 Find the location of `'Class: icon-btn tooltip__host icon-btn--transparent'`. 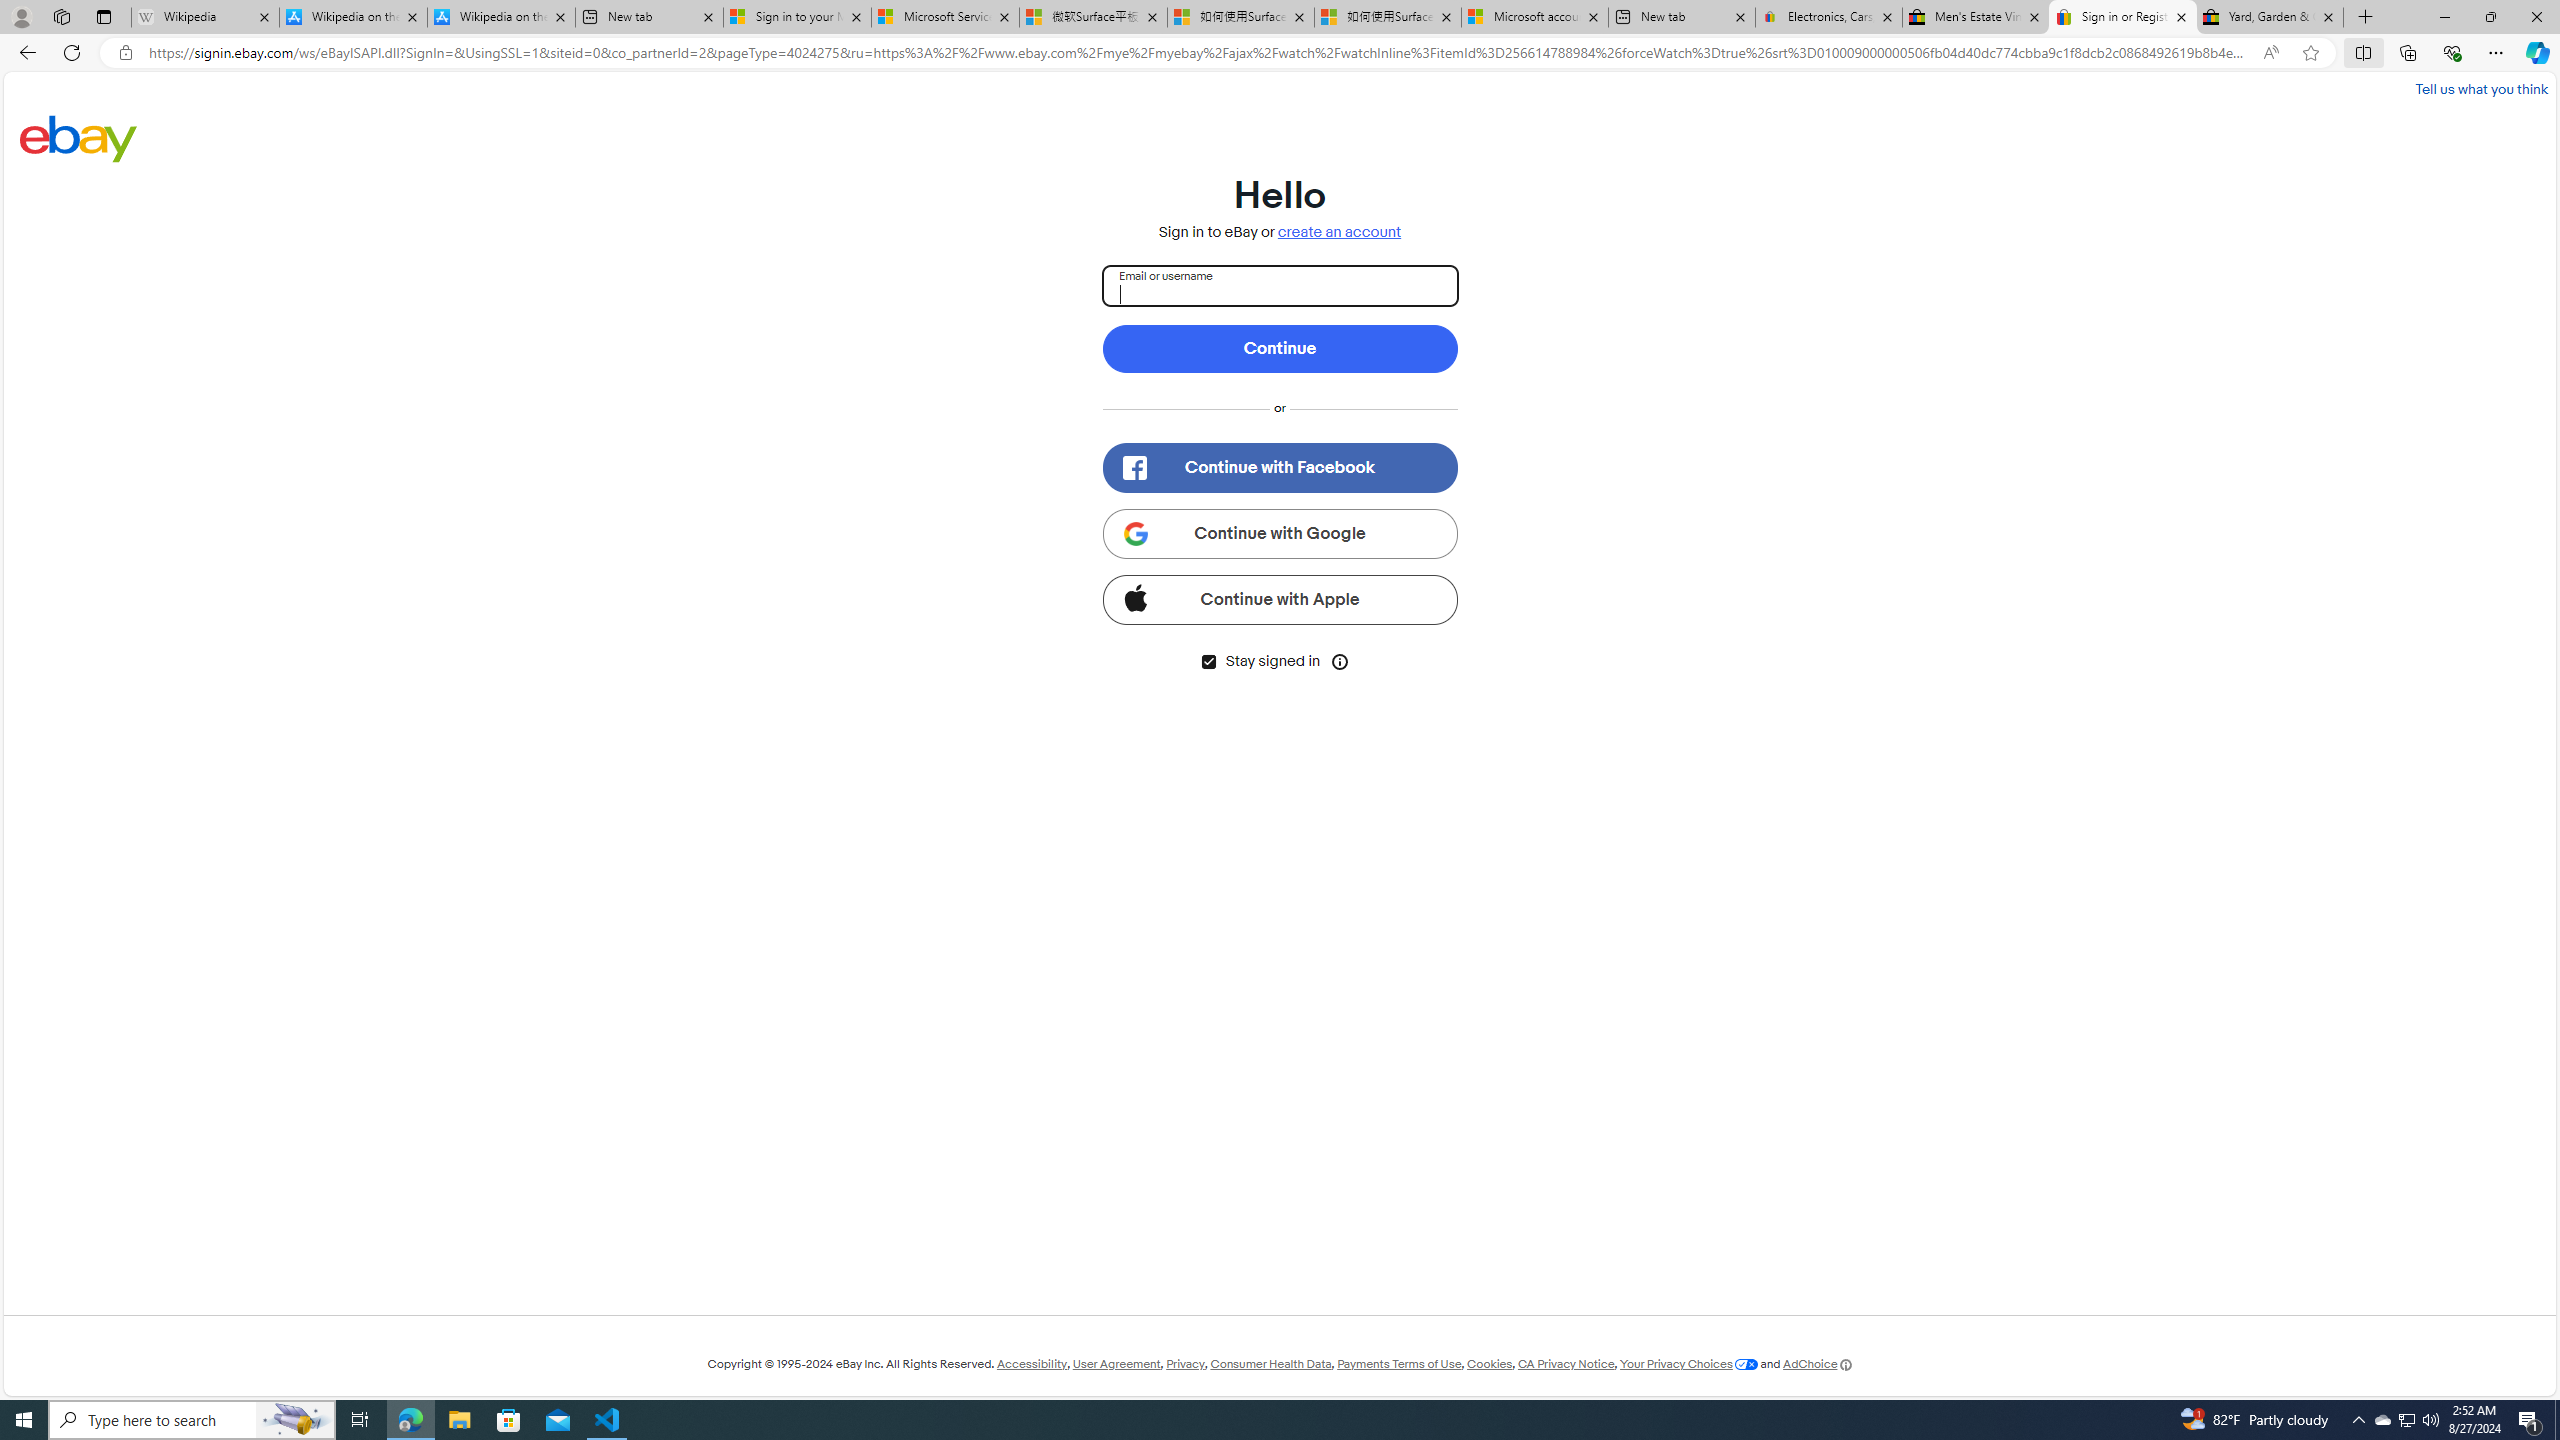

'Class: icon-btn tooltip__host icon-btn--transparent' is located at coordinates (1341, 659).